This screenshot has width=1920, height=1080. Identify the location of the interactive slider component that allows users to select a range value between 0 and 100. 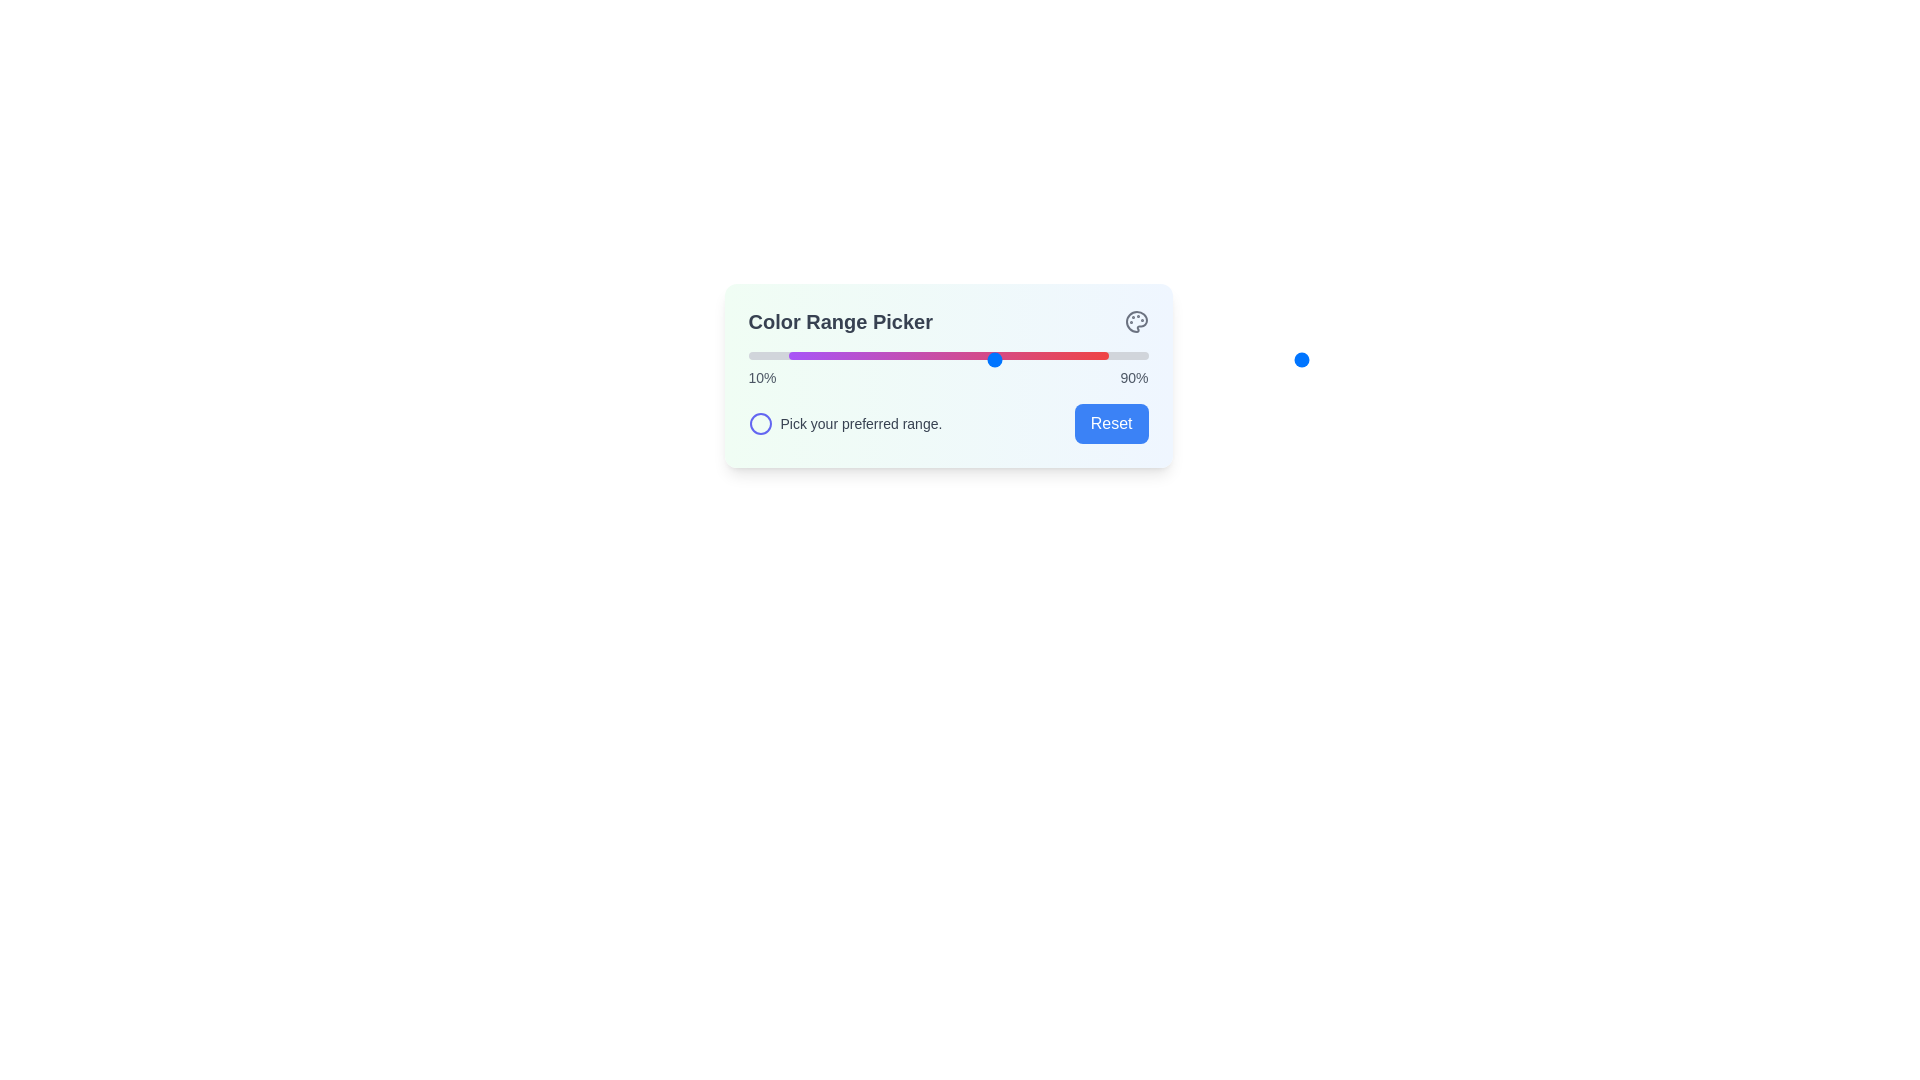
(1148, 358).